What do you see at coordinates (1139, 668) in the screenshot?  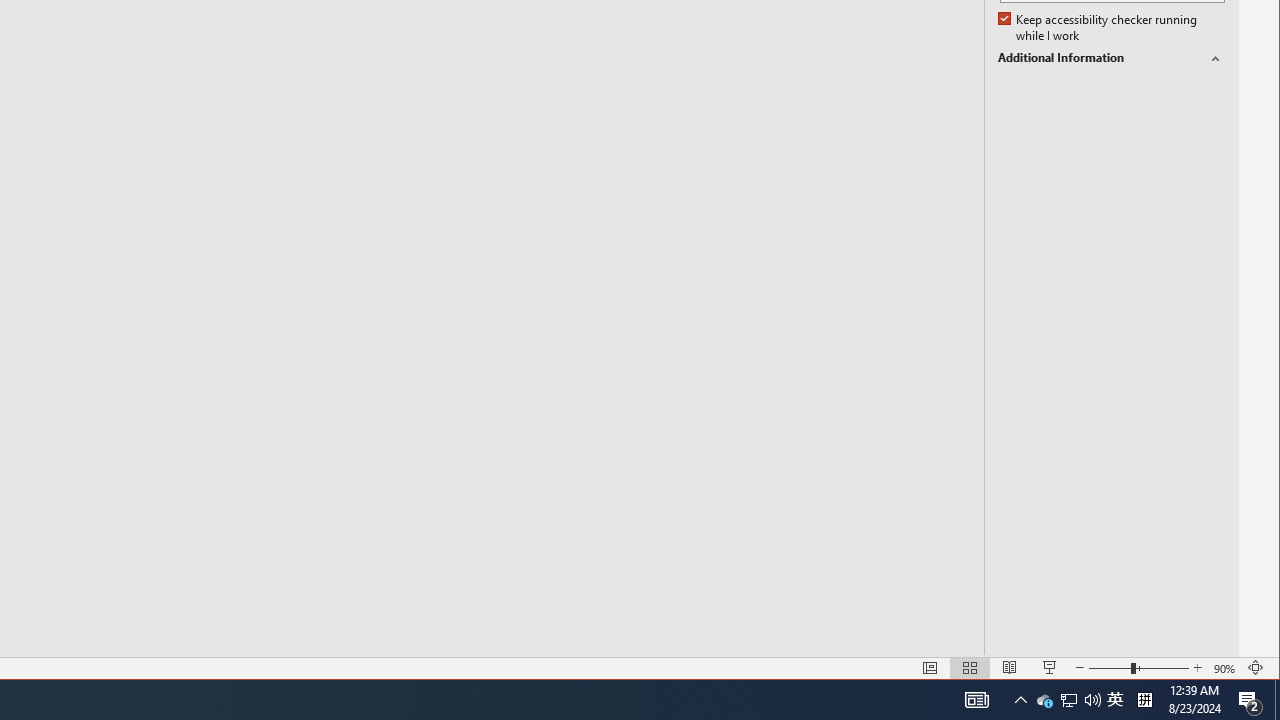 I see `'Zoom'` at bounding box center [1139, 668].